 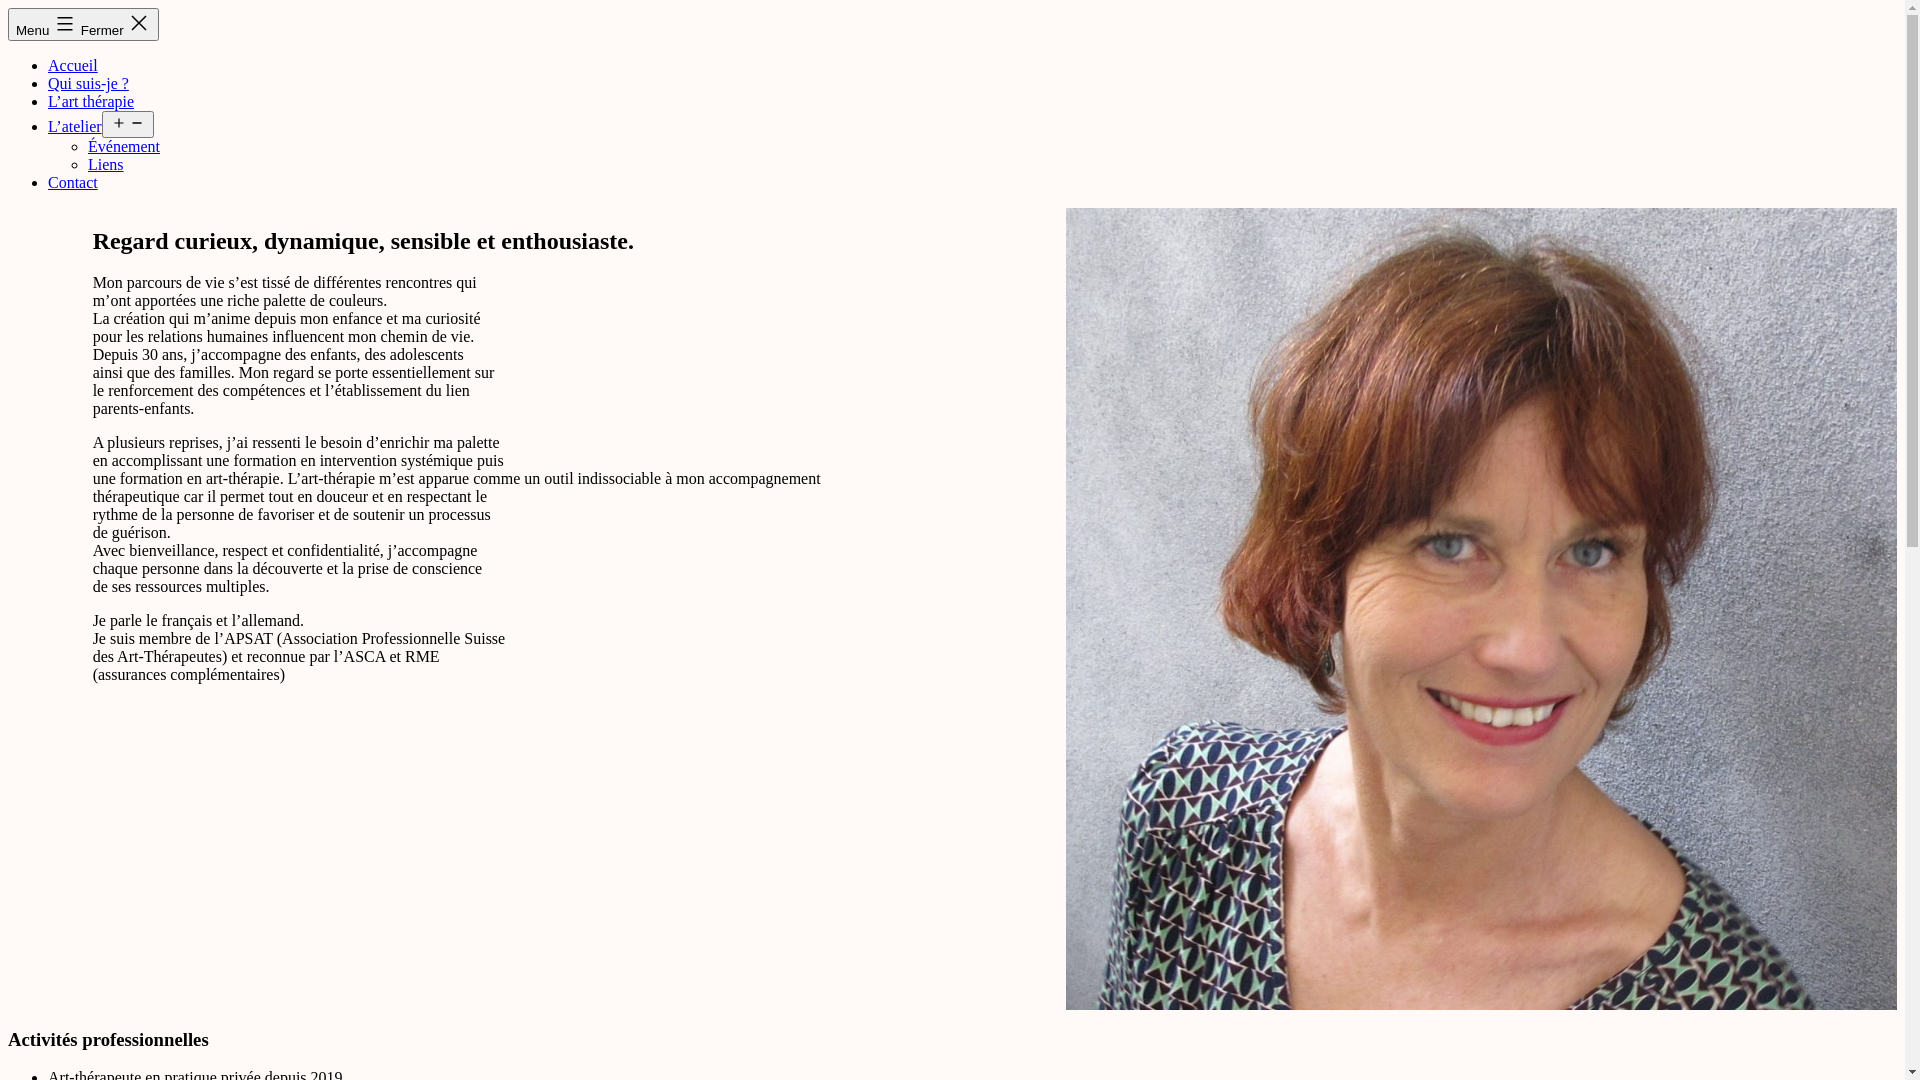 What do you see at coordinates (87, 82) in the screenshot?
I see `'Qui suis-je ?'` at bounding box center [87, 82].